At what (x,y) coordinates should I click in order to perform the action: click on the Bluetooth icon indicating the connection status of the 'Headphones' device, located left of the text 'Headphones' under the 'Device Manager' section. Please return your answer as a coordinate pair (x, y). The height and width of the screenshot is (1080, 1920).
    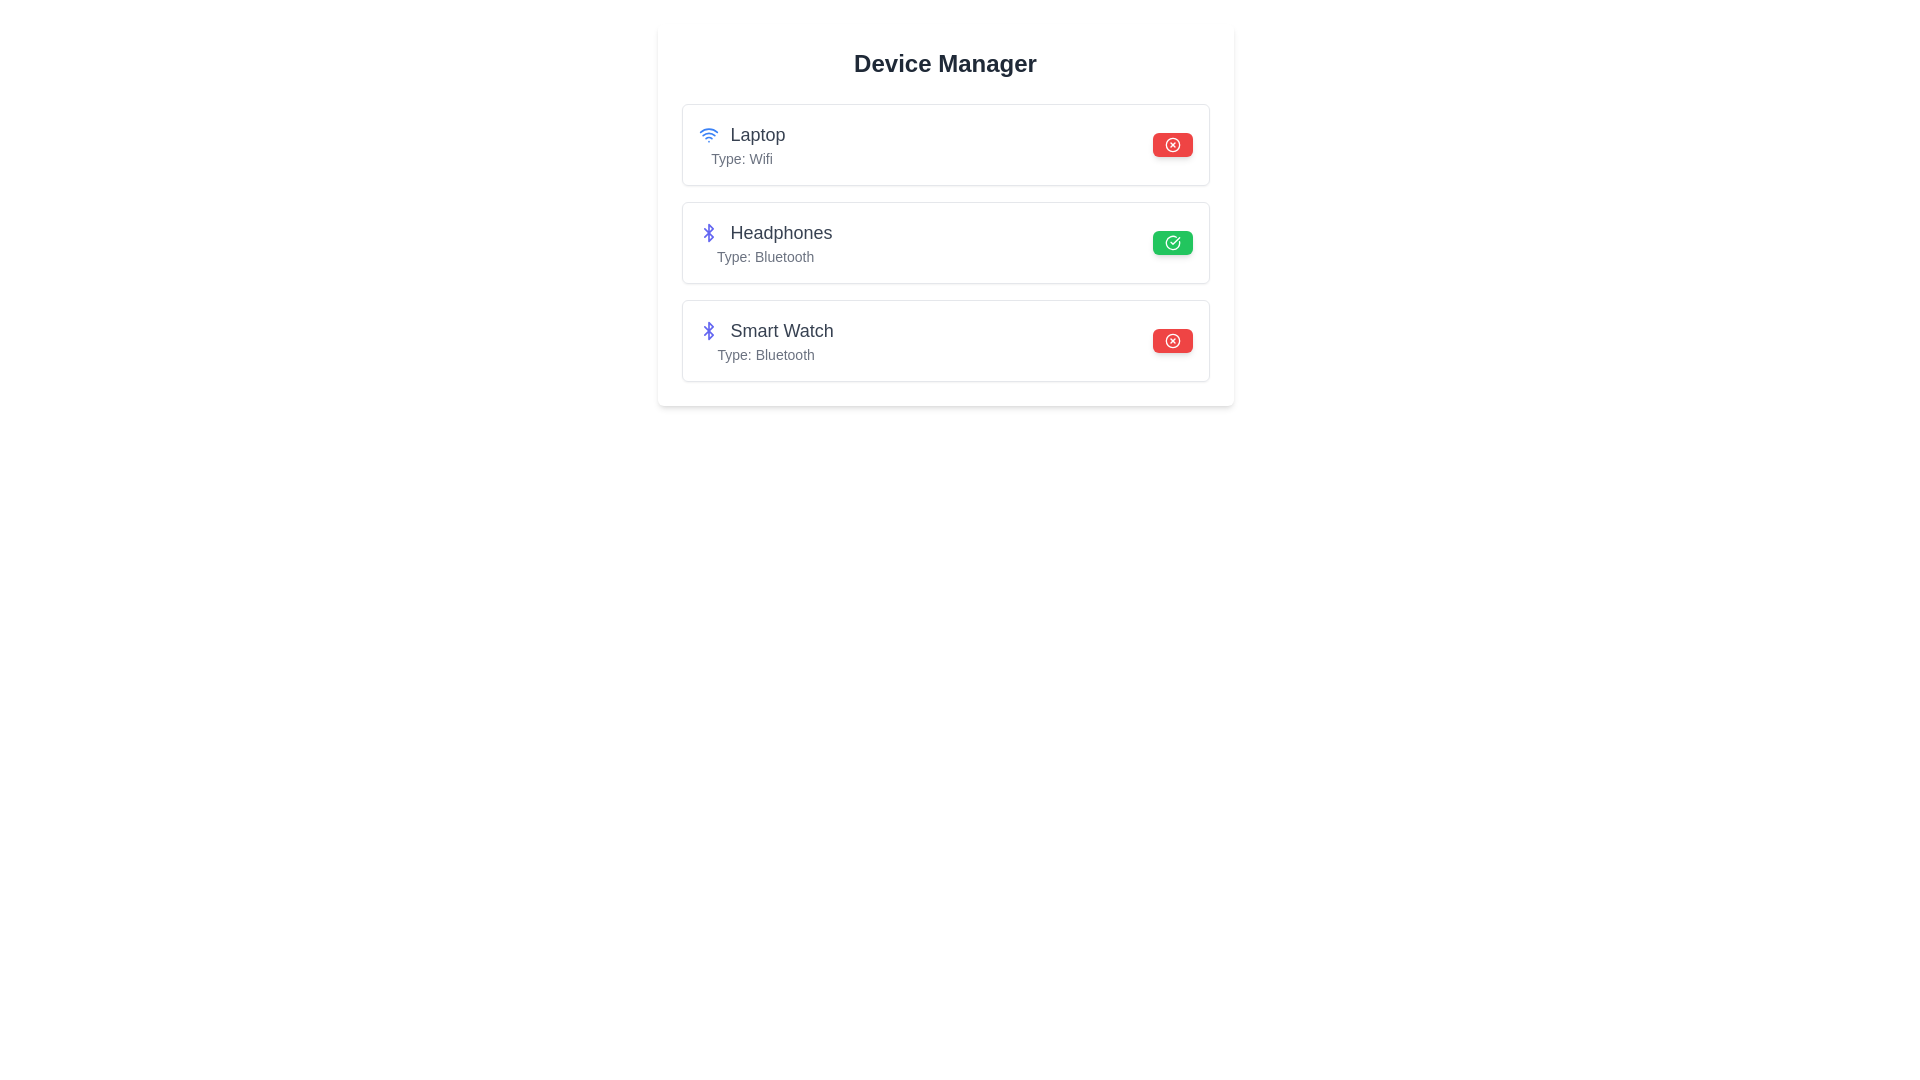
    Looking at the image, I should click on (708, 231).